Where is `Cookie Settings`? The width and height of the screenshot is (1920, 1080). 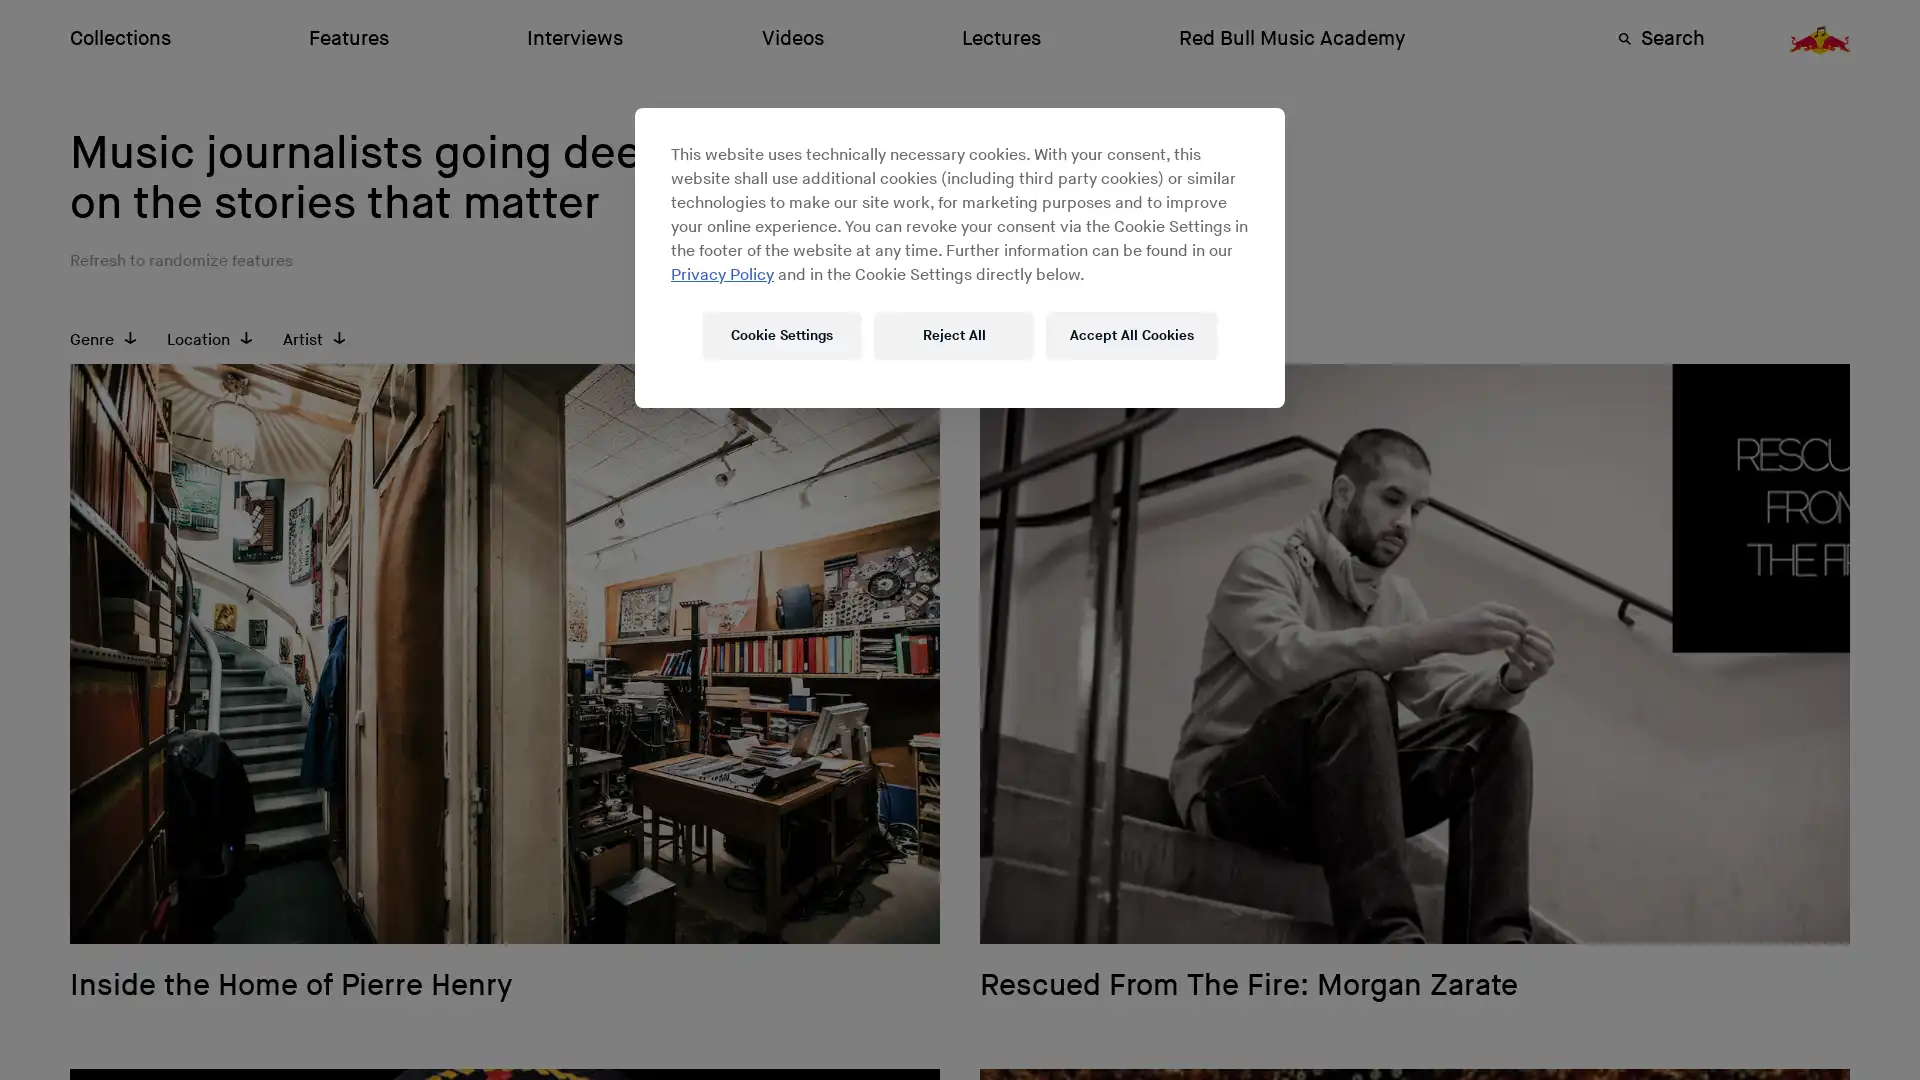 Cookie Settings is located at coordinates (781, 334).